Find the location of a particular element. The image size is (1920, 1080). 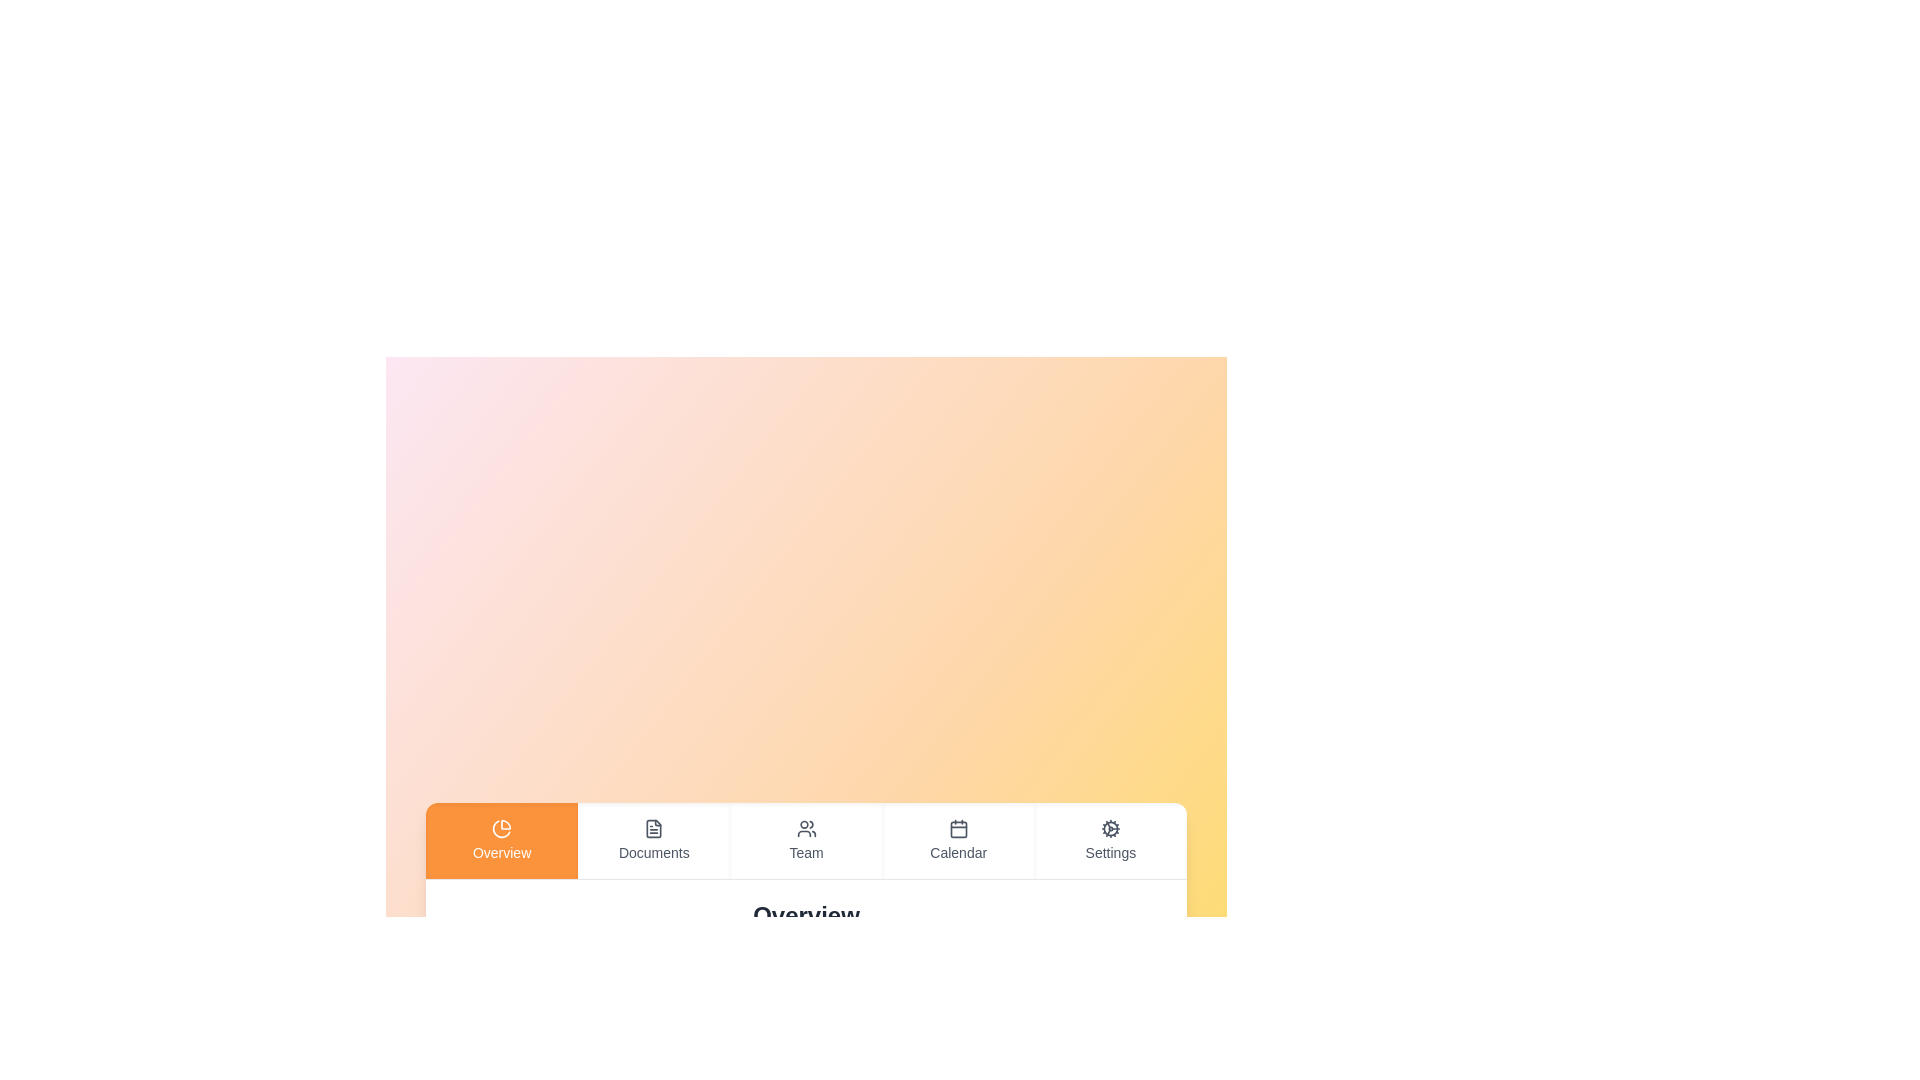

the static calendar icon located at the top of the 'Calendar' section in the bottom navigation bar is located at coordinates (957, 828).